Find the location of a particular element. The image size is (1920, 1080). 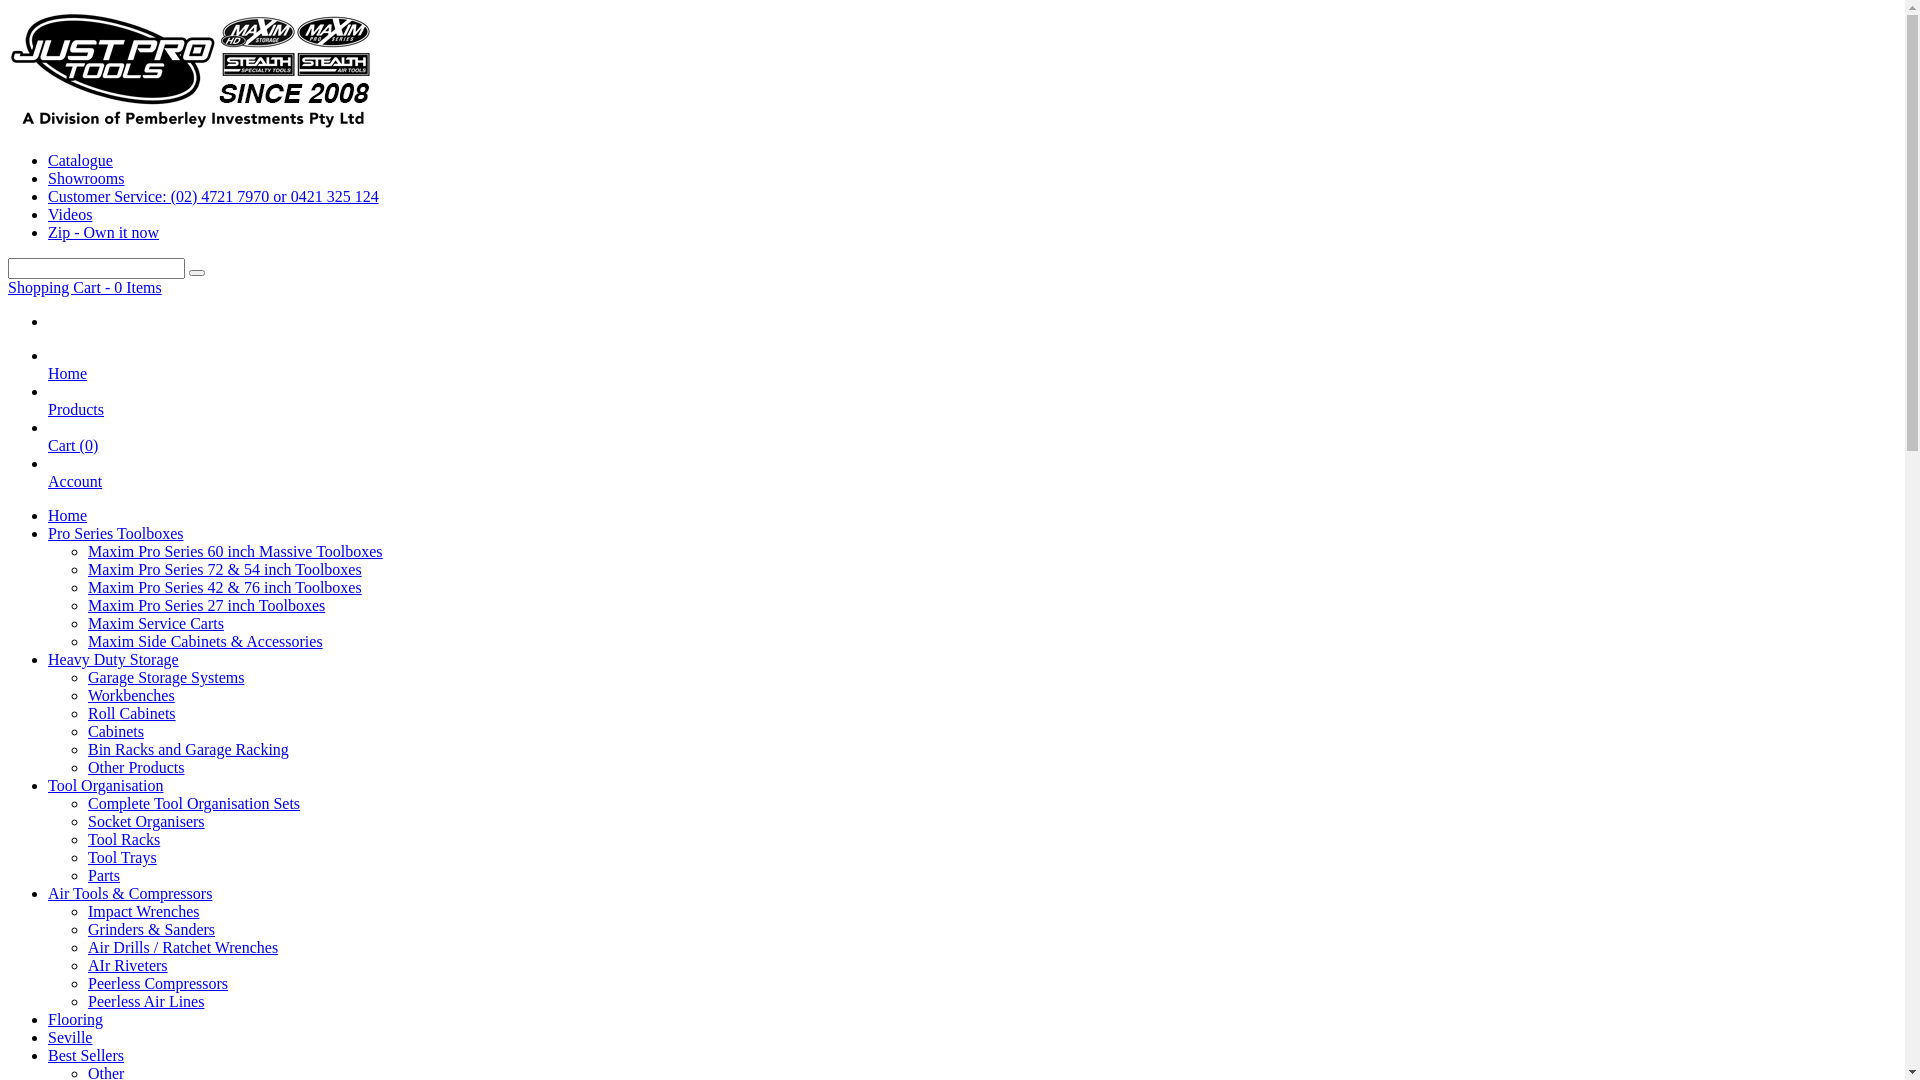

'Maxim Pro Series 27 inch Toolboxes' is located at coordinates (206, 604).